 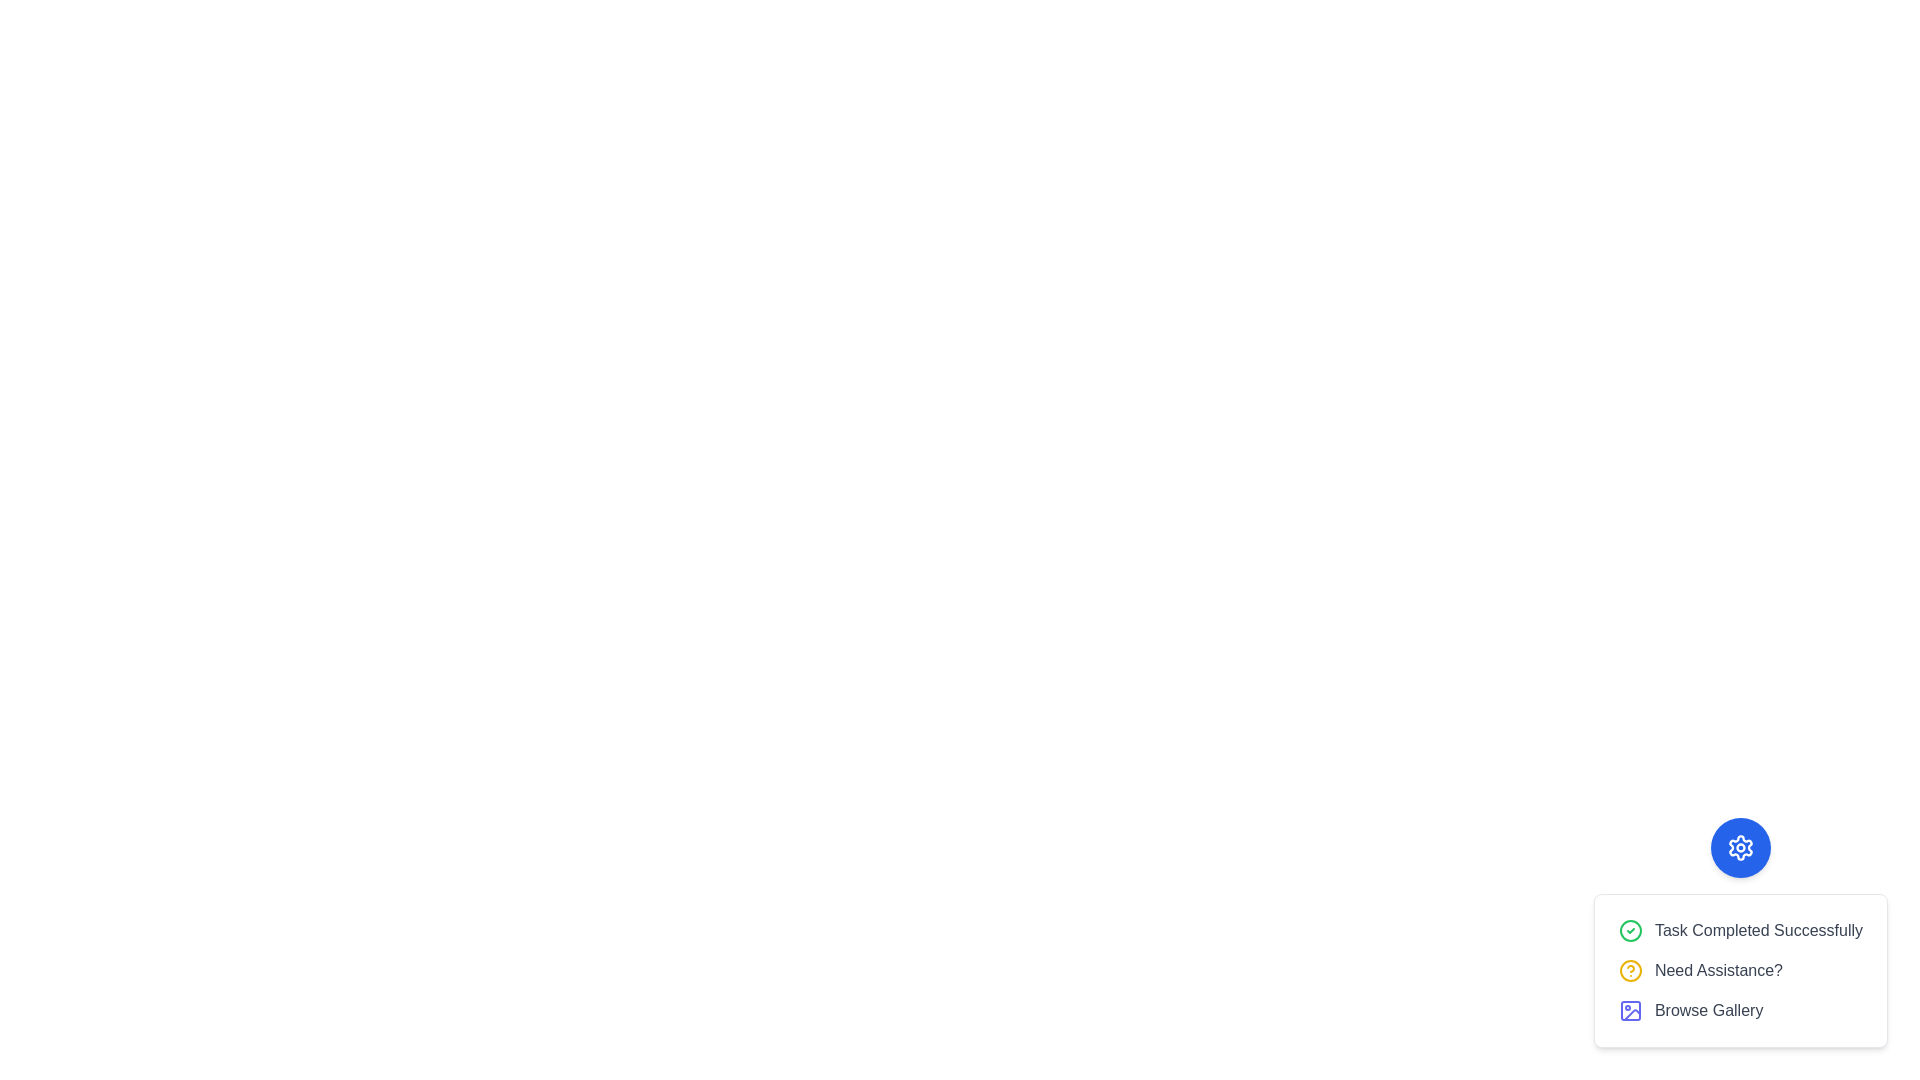 What do you see at coordinates (1630, 930) in the screenshot?
I see `the static confirmation icon located to the left of the text 'Task Completed Successfully' in the bottom-right section of the interface` at bounding box center [1630, 930].